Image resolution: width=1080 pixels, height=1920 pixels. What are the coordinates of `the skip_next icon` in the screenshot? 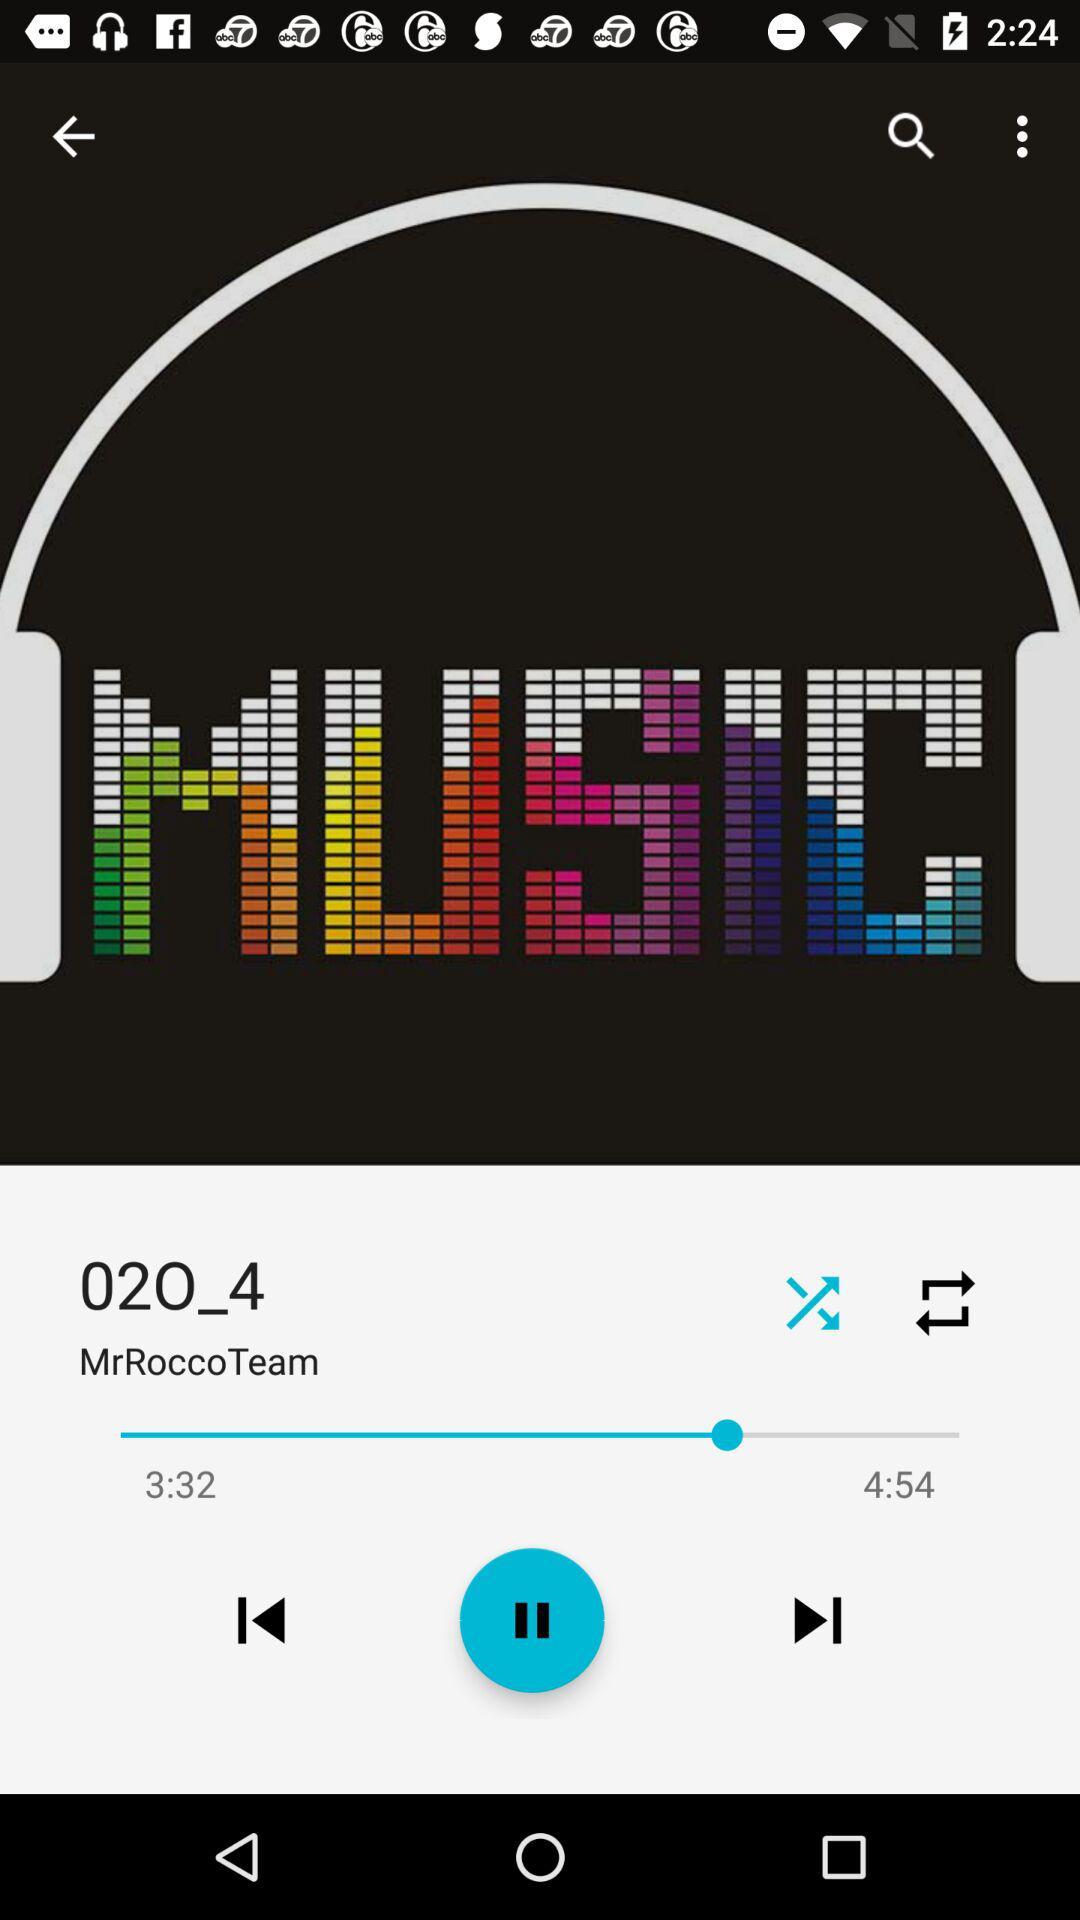 It's located at (817, 1620).